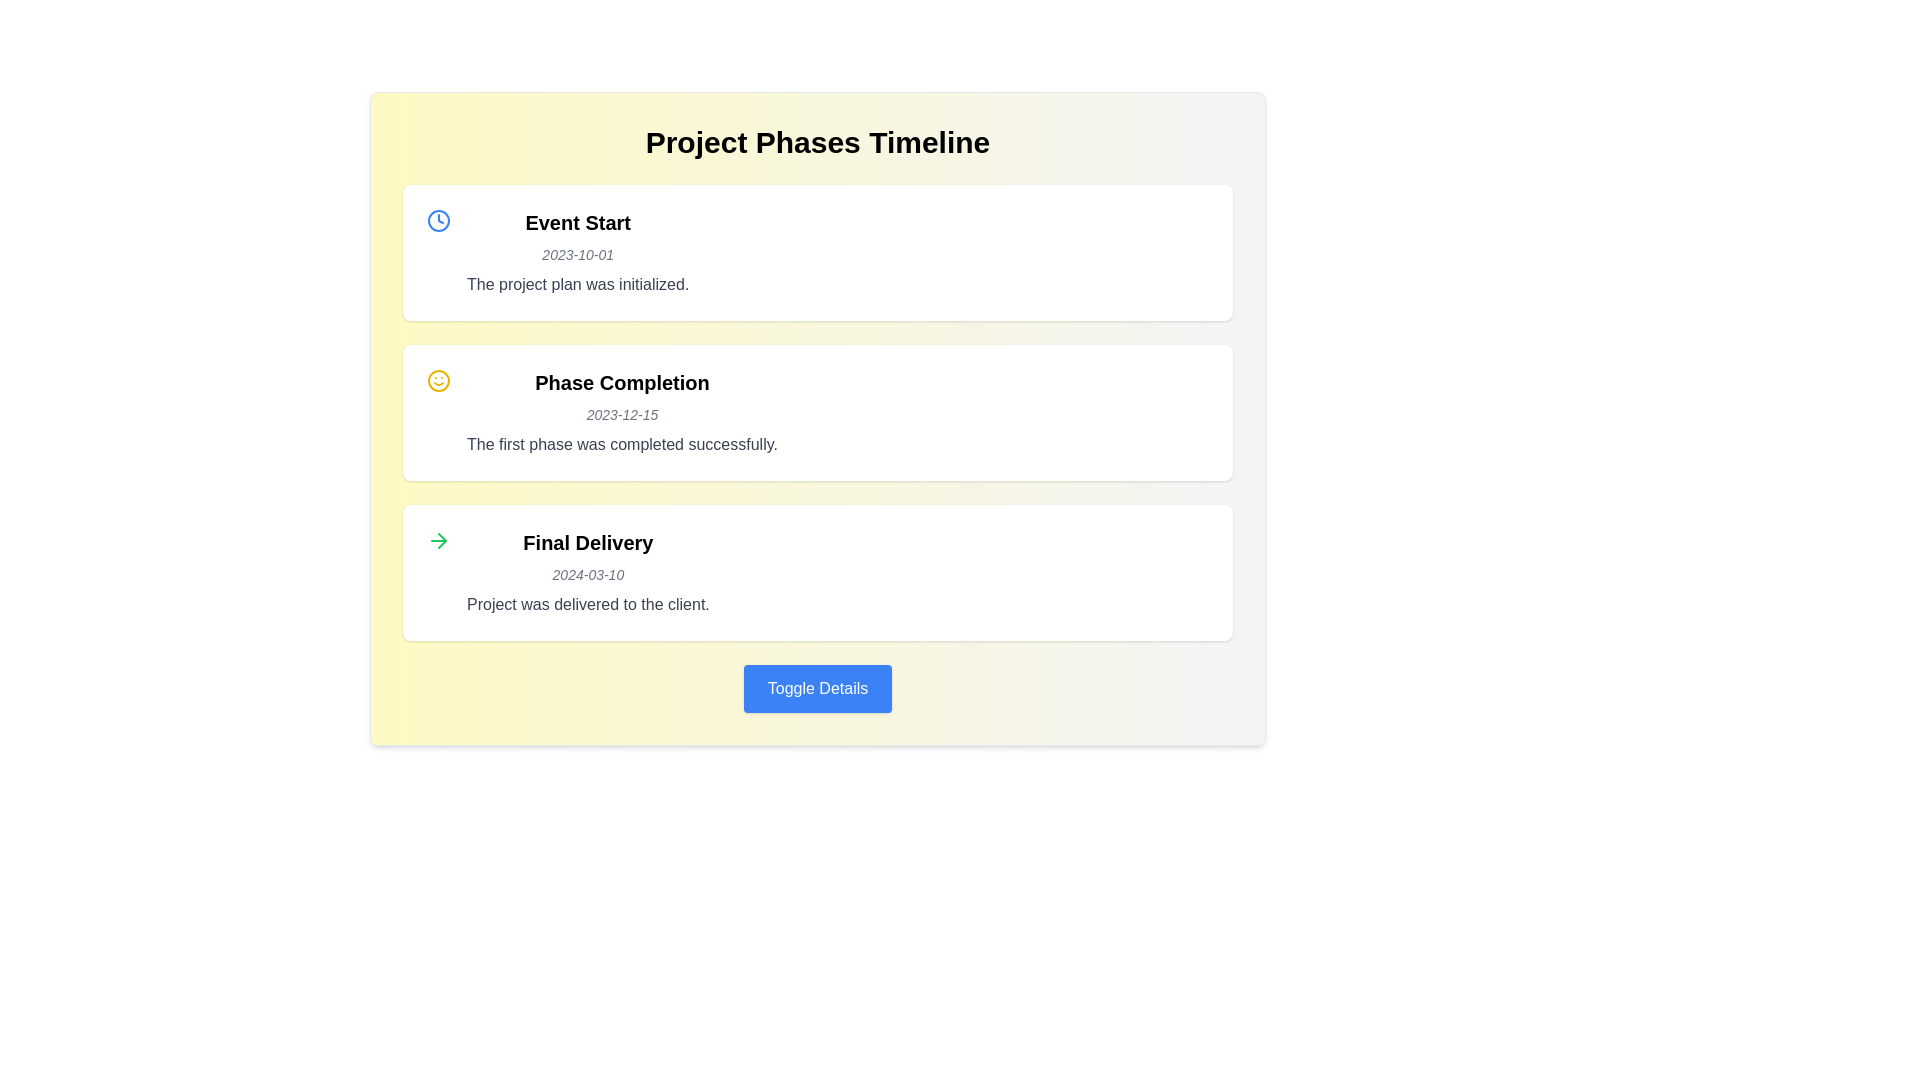  What do you see at coordinates (621, 414) in the screenshot?
I see `the text element that provides a date marking an important milestone, located within the 'Phase Completion' card, positioned below the heading 'Phase Completion'` at bounding box center [621, 414].